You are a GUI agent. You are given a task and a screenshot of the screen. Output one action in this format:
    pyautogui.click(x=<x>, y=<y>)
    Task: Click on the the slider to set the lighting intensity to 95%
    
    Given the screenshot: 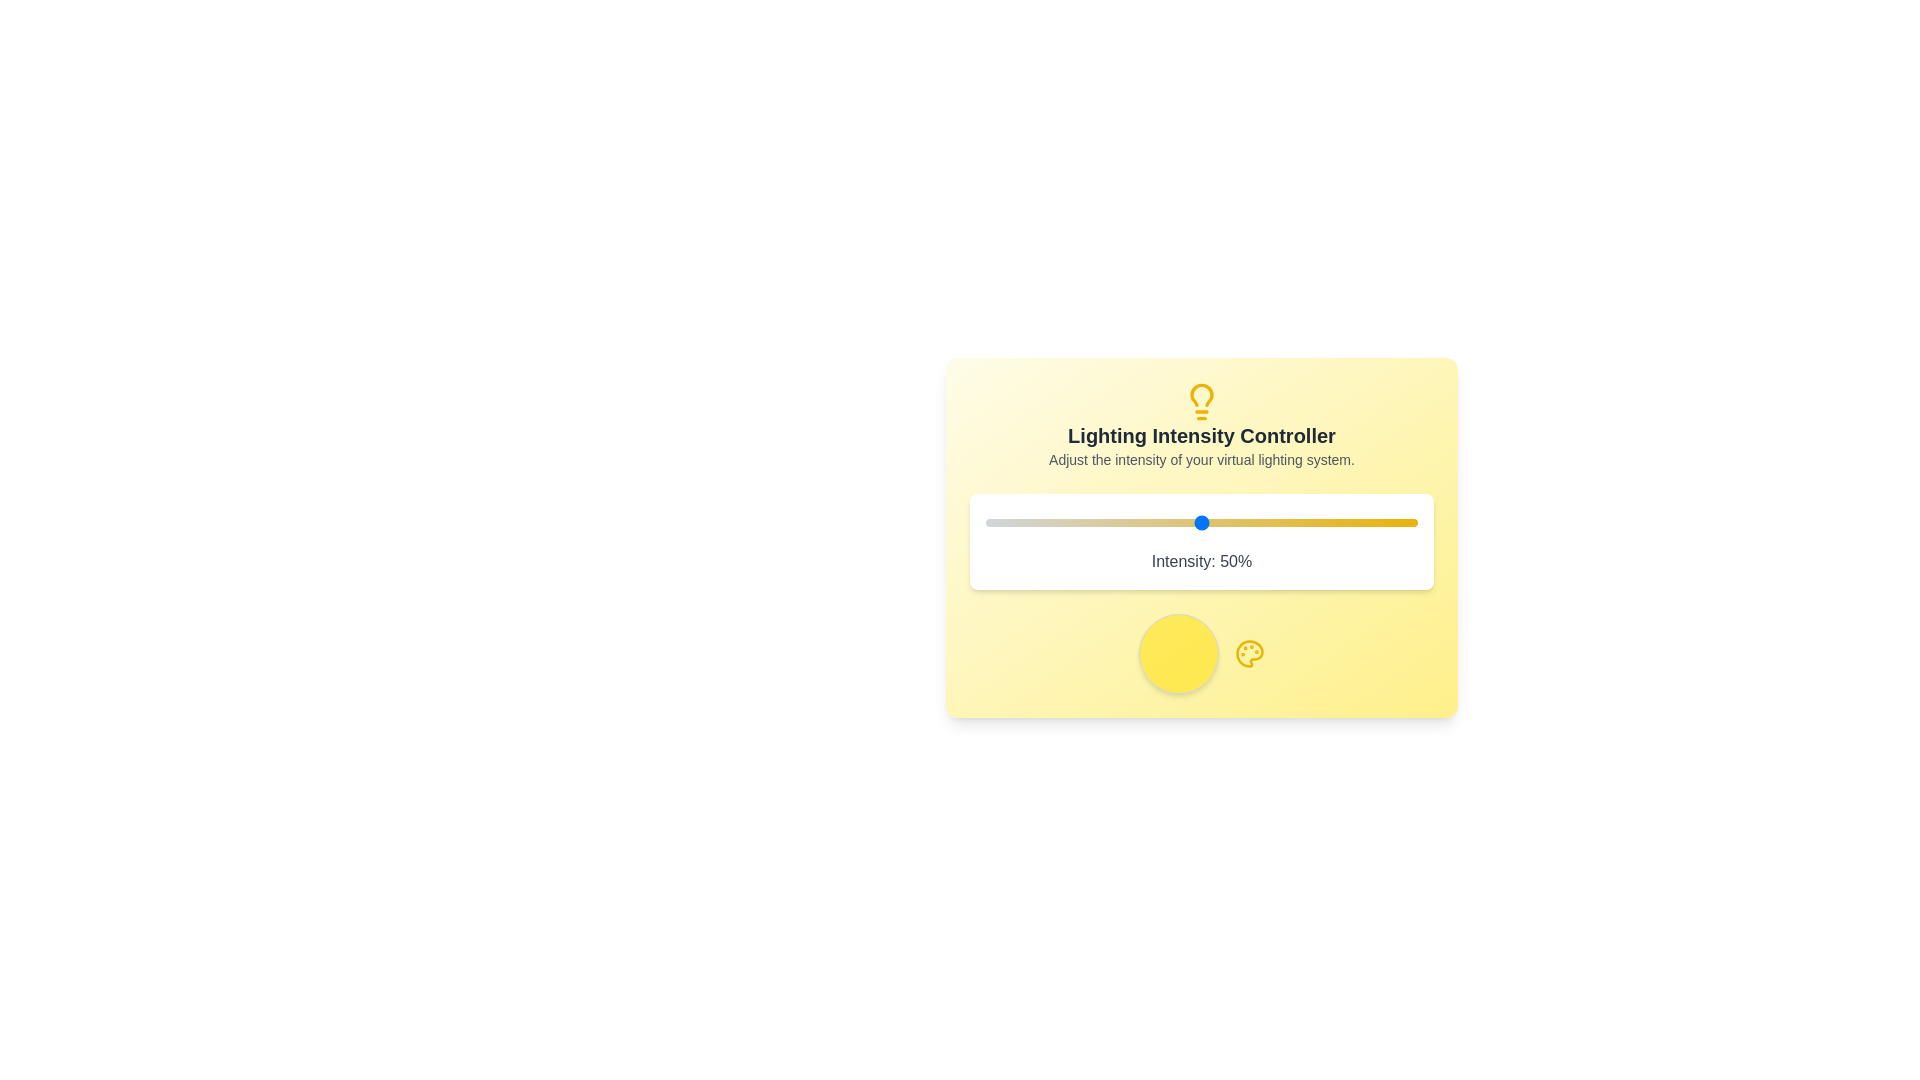 What is the action you would take?
    pyautogui.click(x=1395, y=522)
    